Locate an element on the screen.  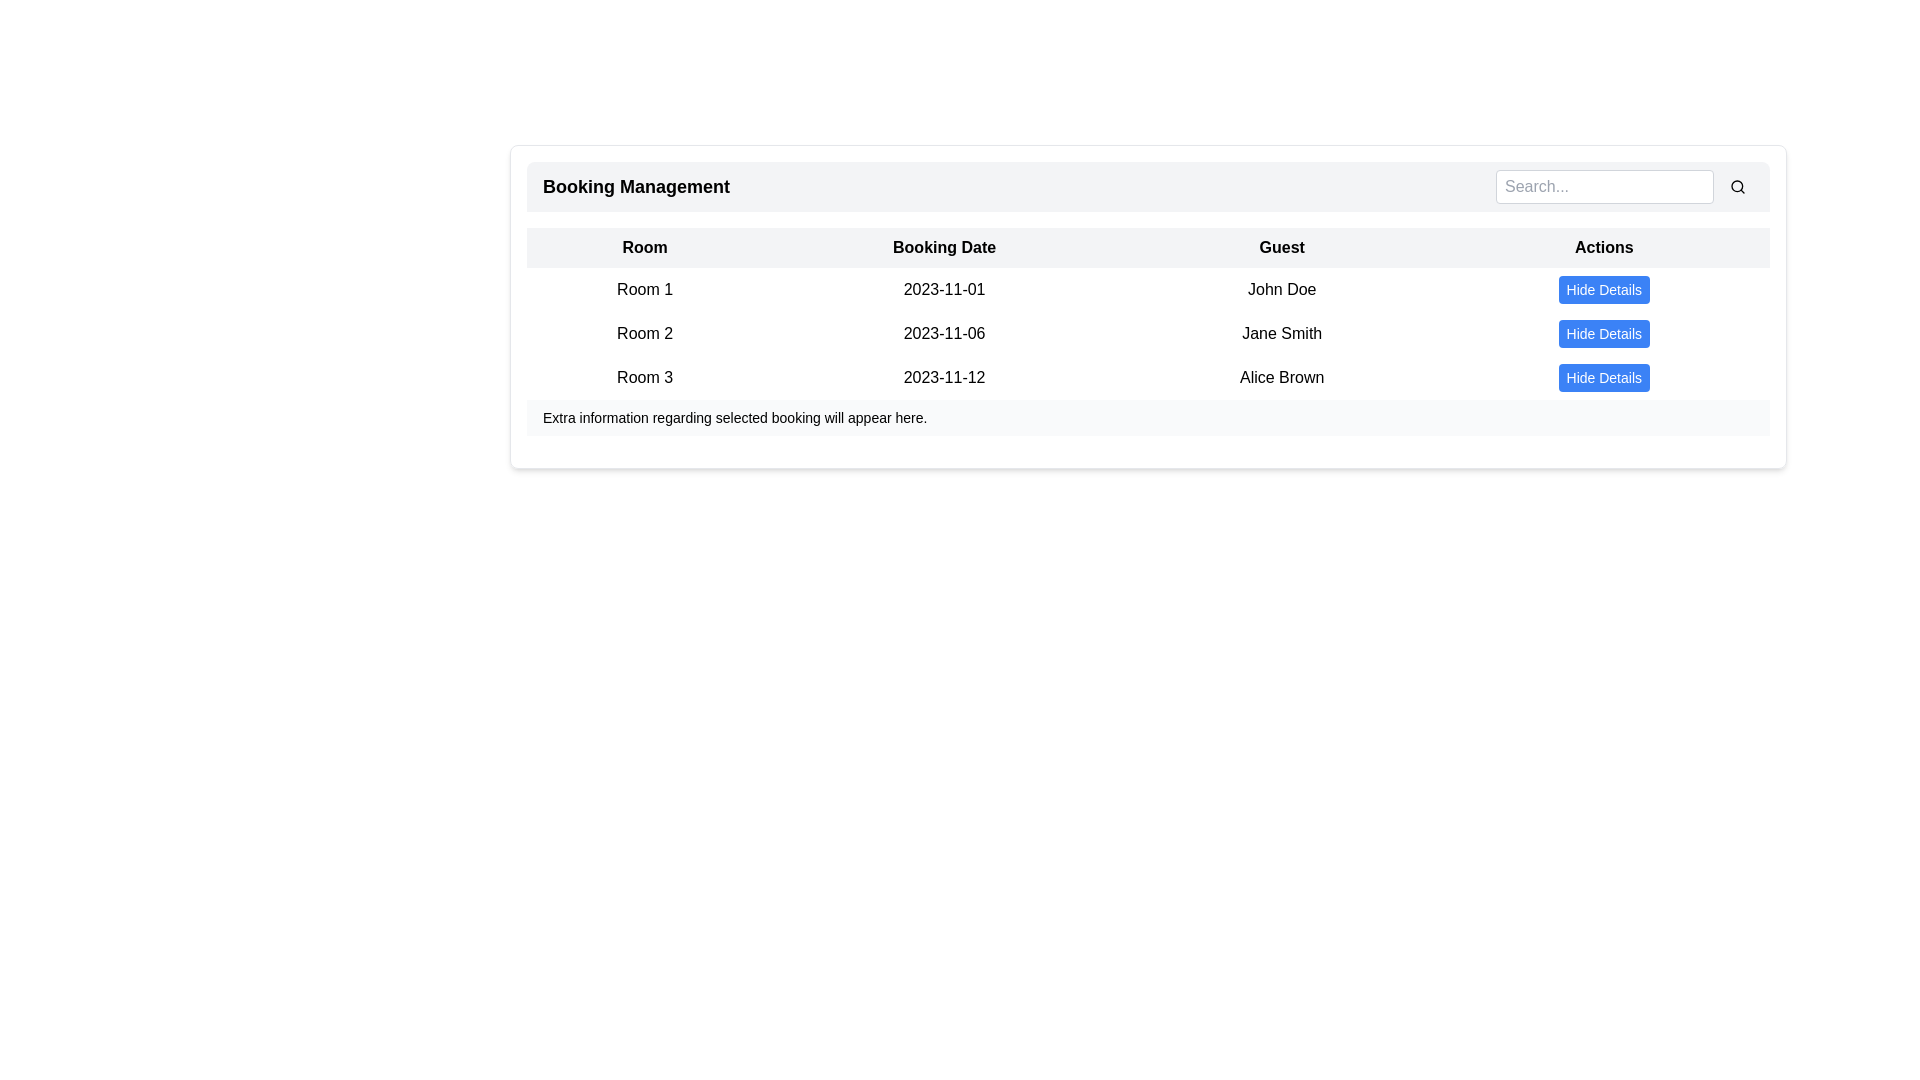
the text label 'Alice Brown' located in the 'Guest' column of the booking table, which is situated in the third row is located at coordinates (1282, 378).